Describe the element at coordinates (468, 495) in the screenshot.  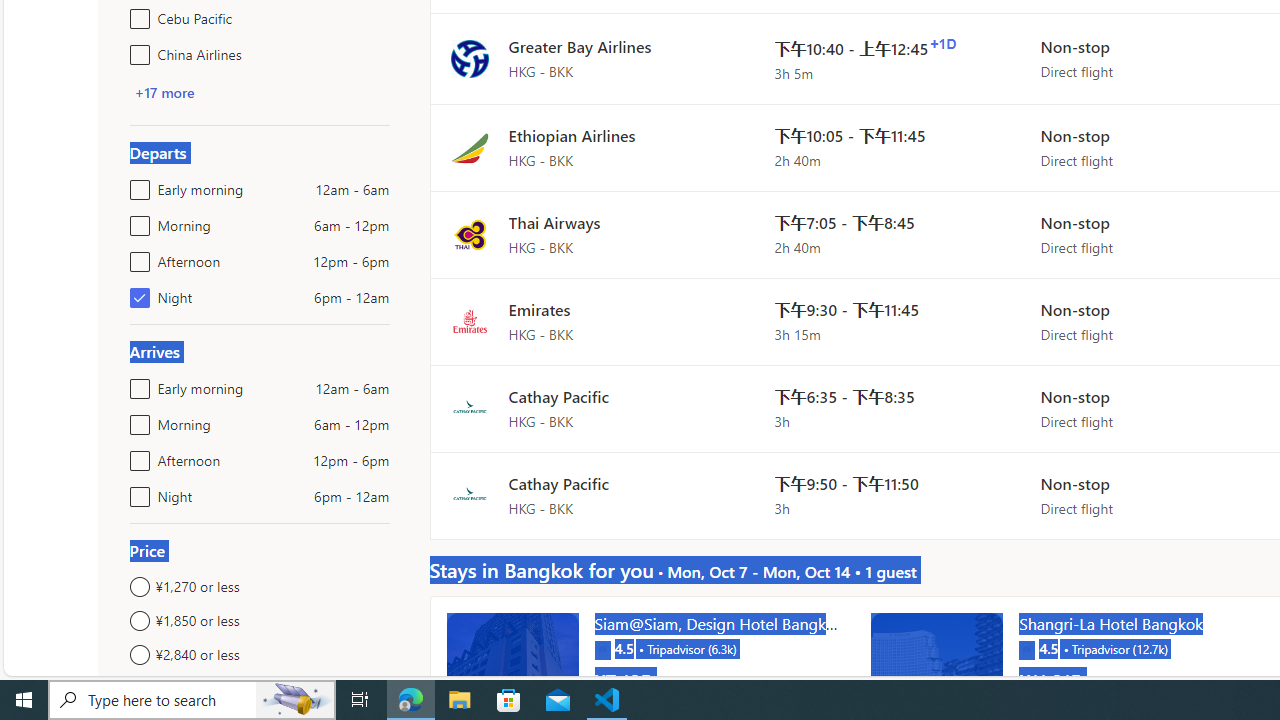
I see `'Flight logo'` at that location.